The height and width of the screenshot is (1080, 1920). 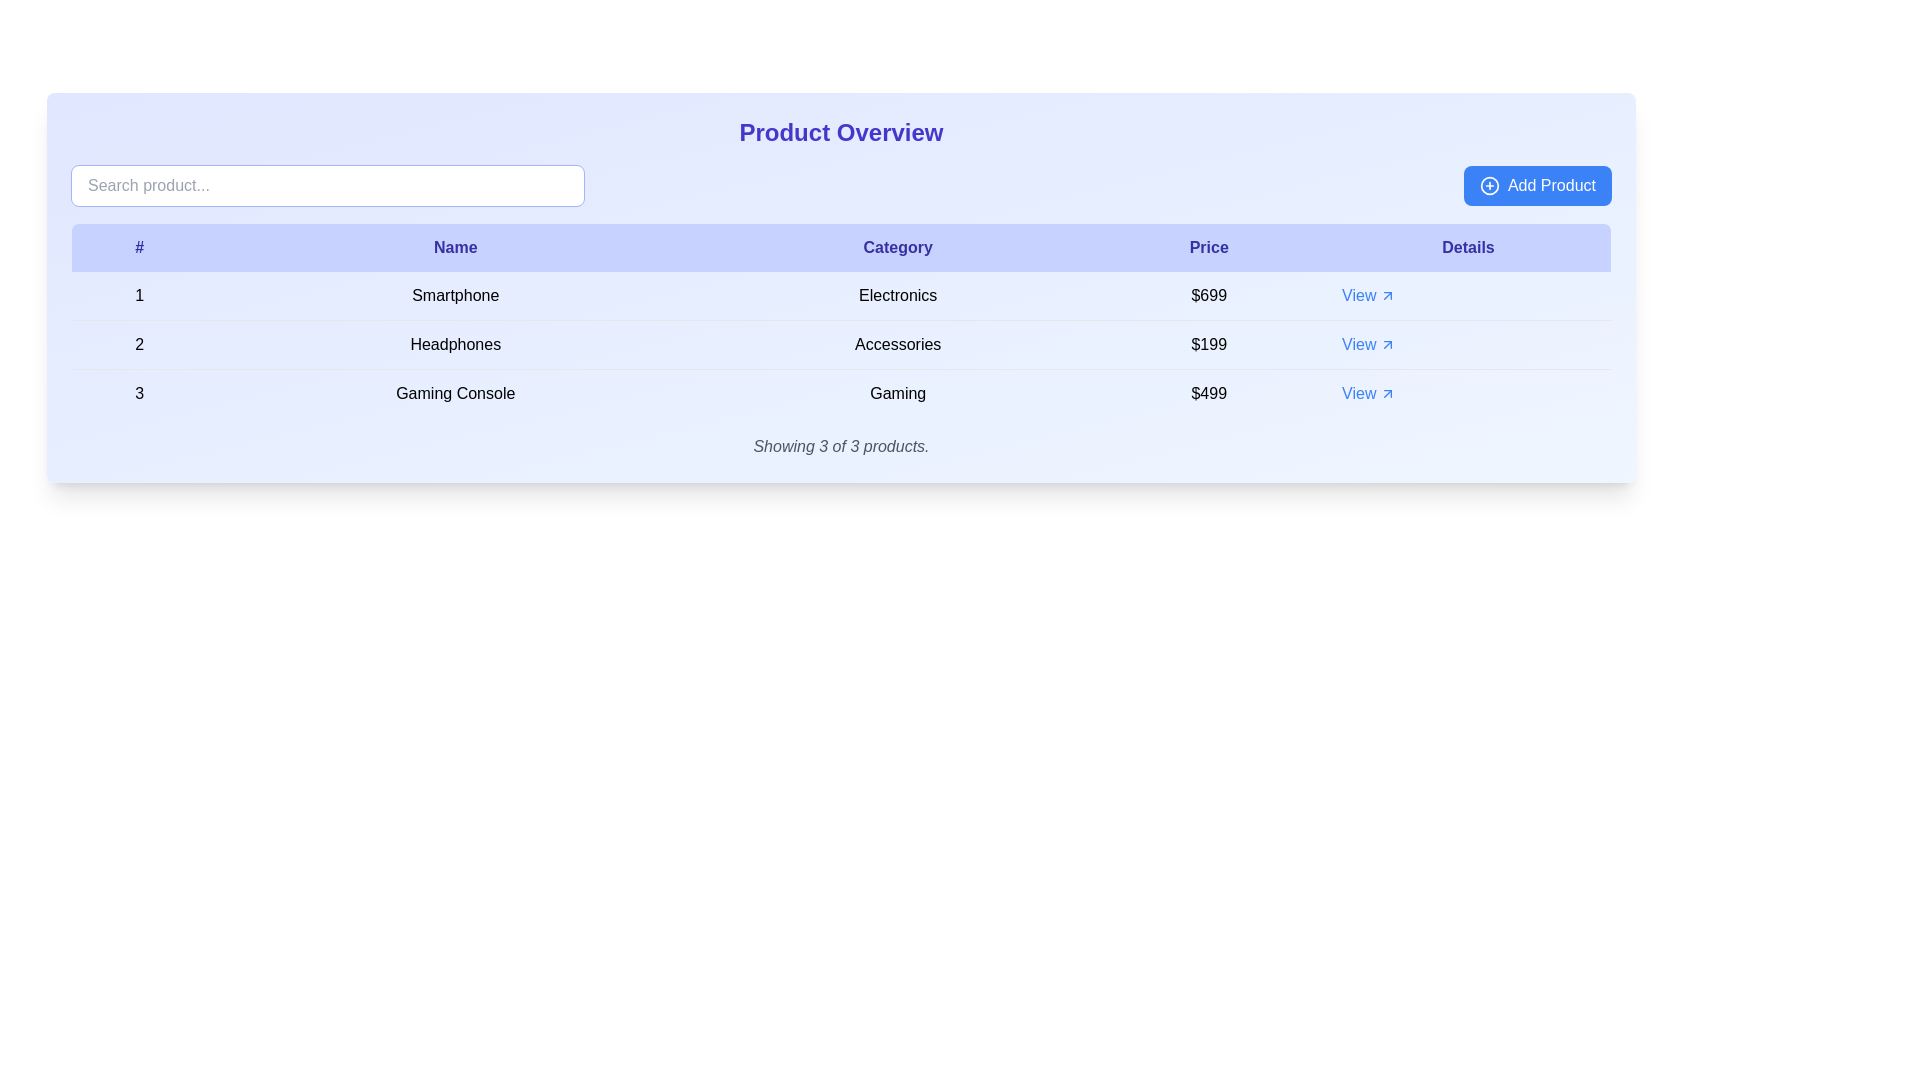 I want to click on the 'Category' text label located in the third row of the table, positioned between '$499' on the right and 'Gaming Console' on the left, so click(x=897, y=393).